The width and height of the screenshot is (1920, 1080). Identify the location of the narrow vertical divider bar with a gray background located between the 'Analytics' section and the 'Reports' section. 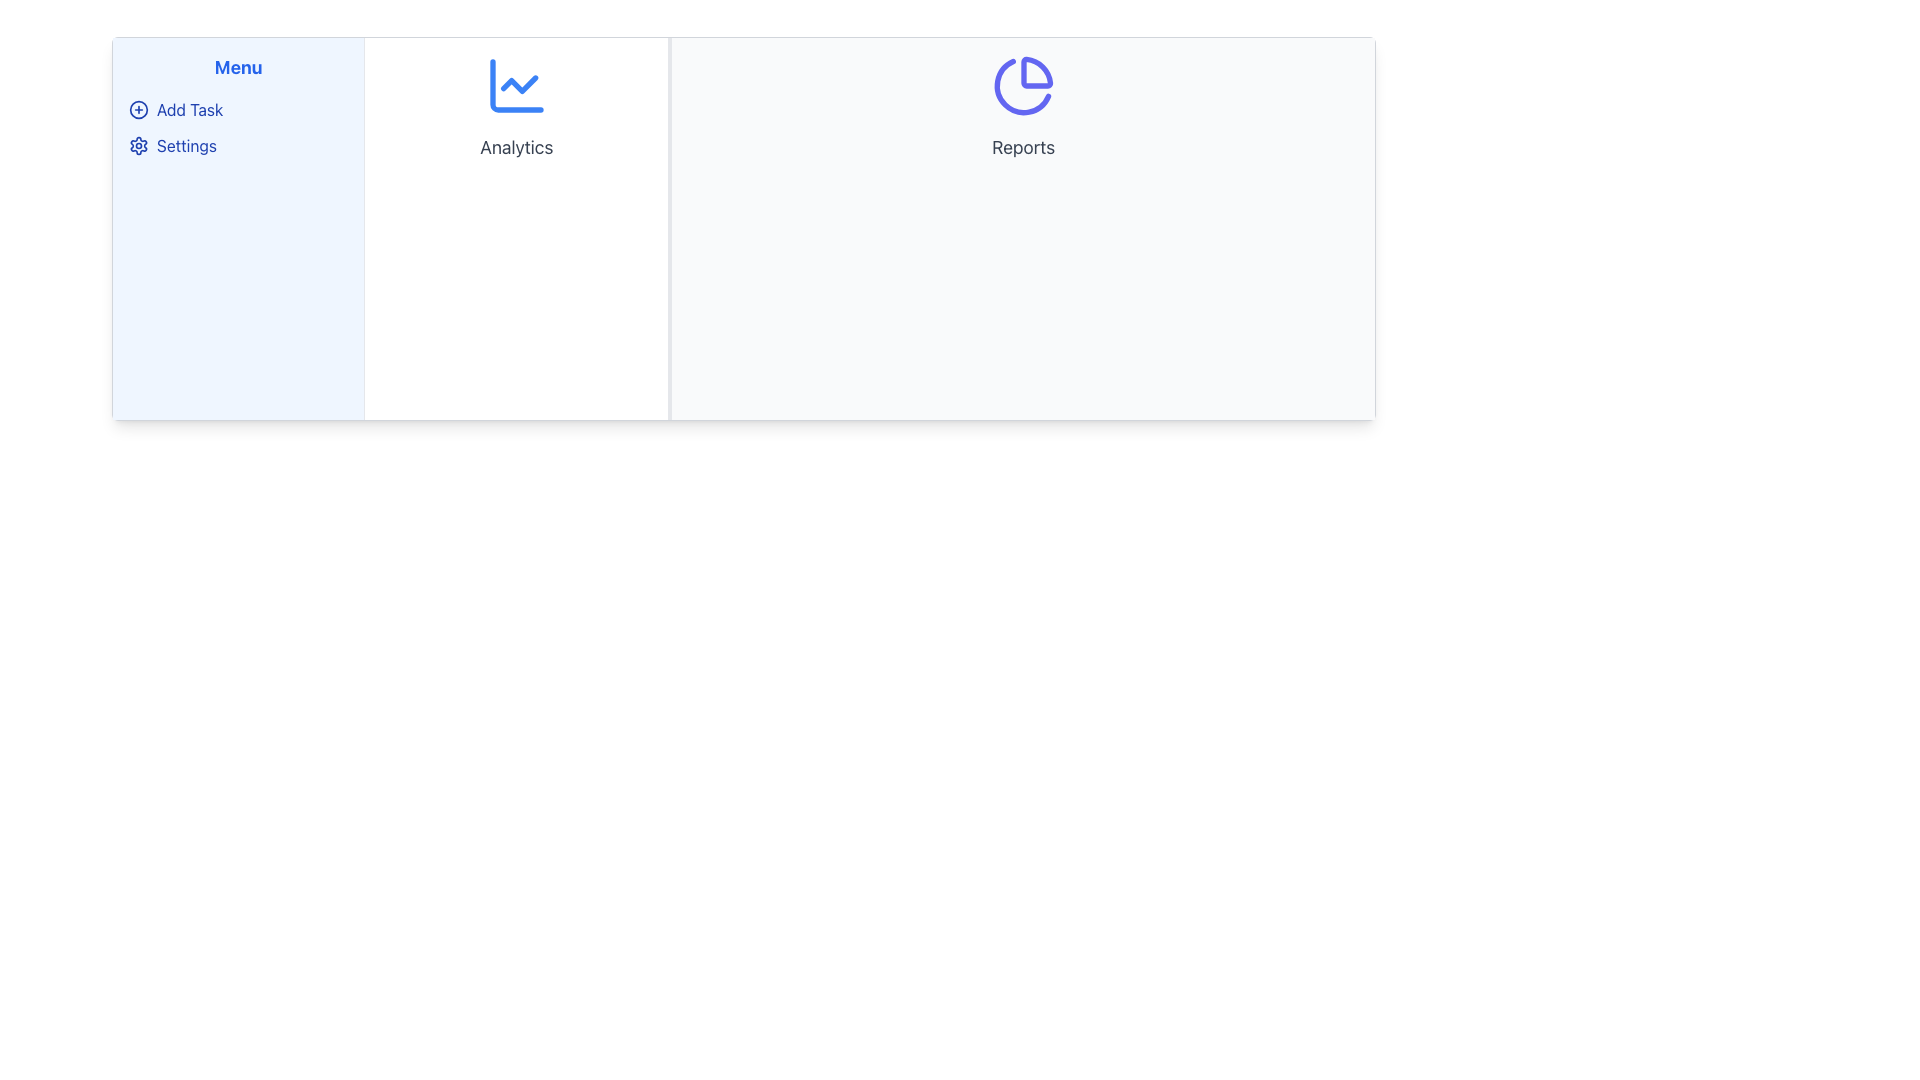
(670, 227).